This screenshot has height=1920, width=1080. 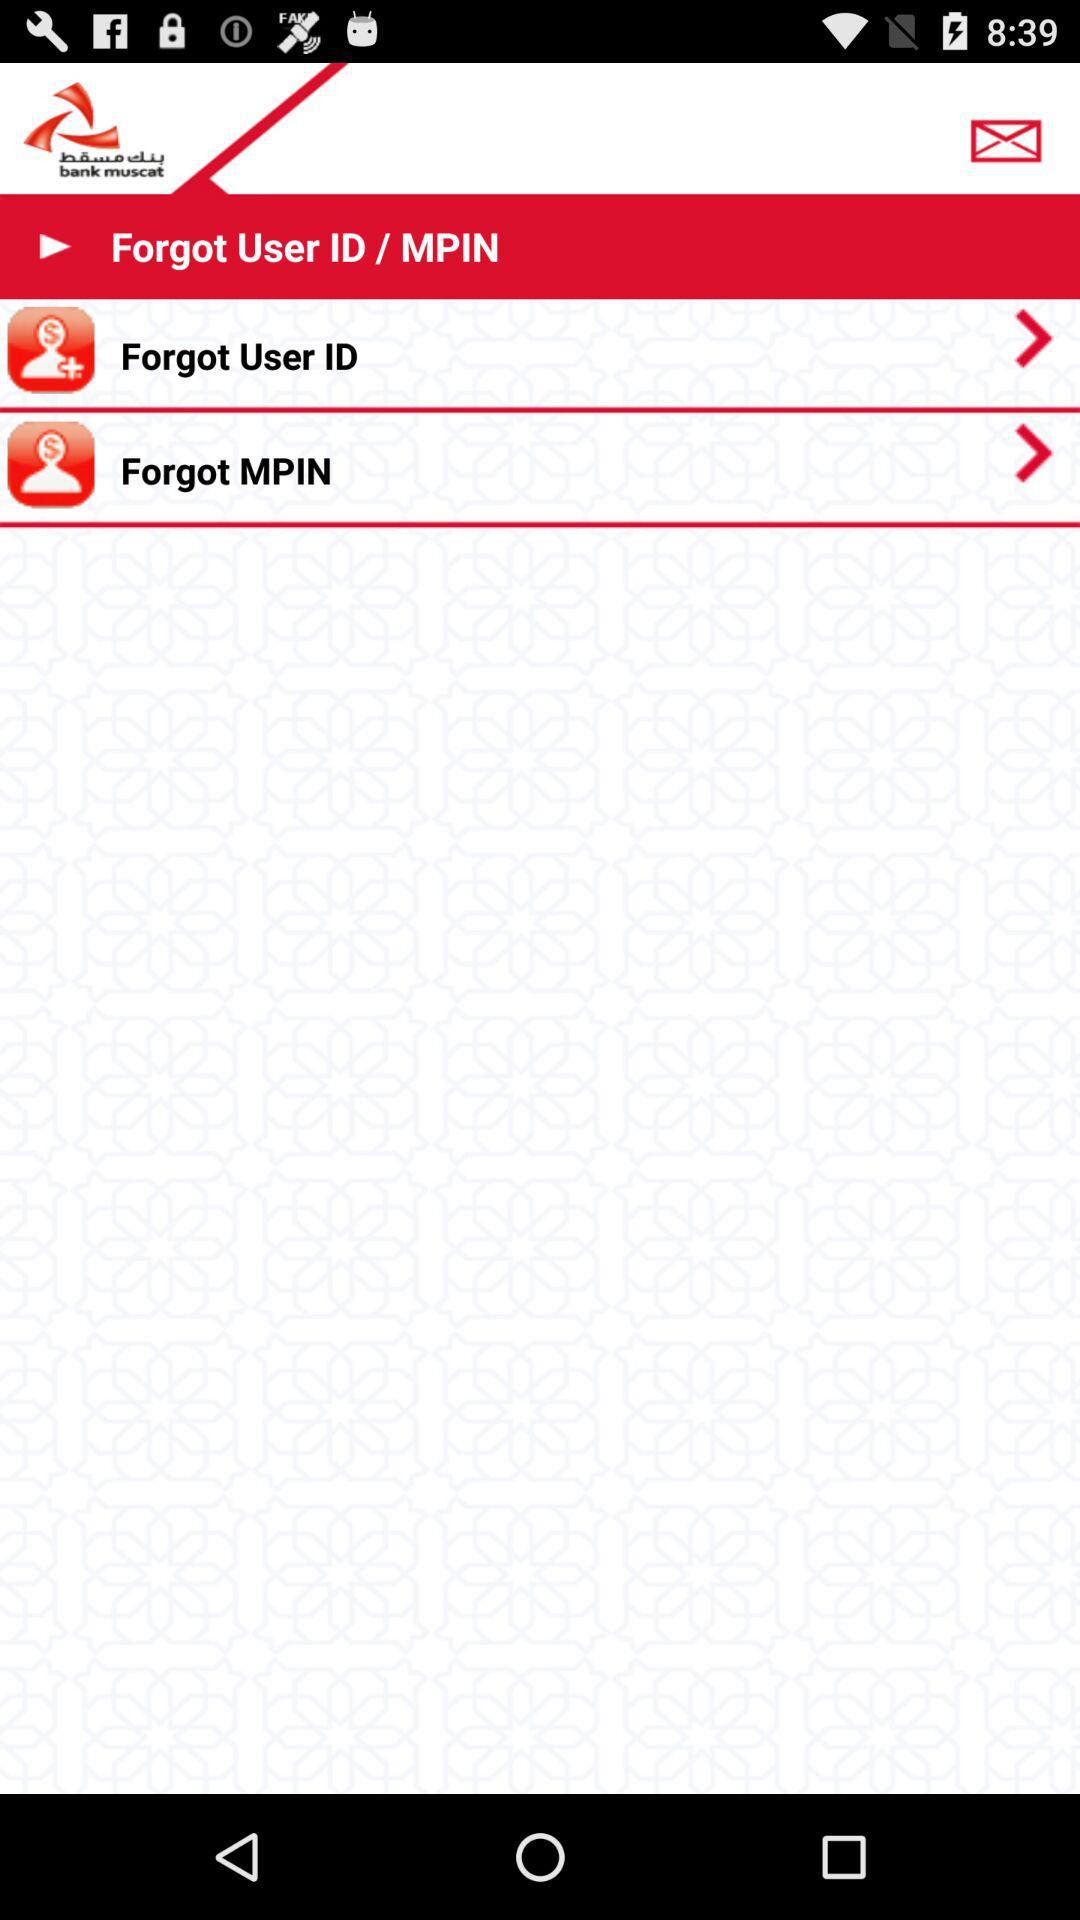 I want to click on inbox, so click(x=1011, y=133).